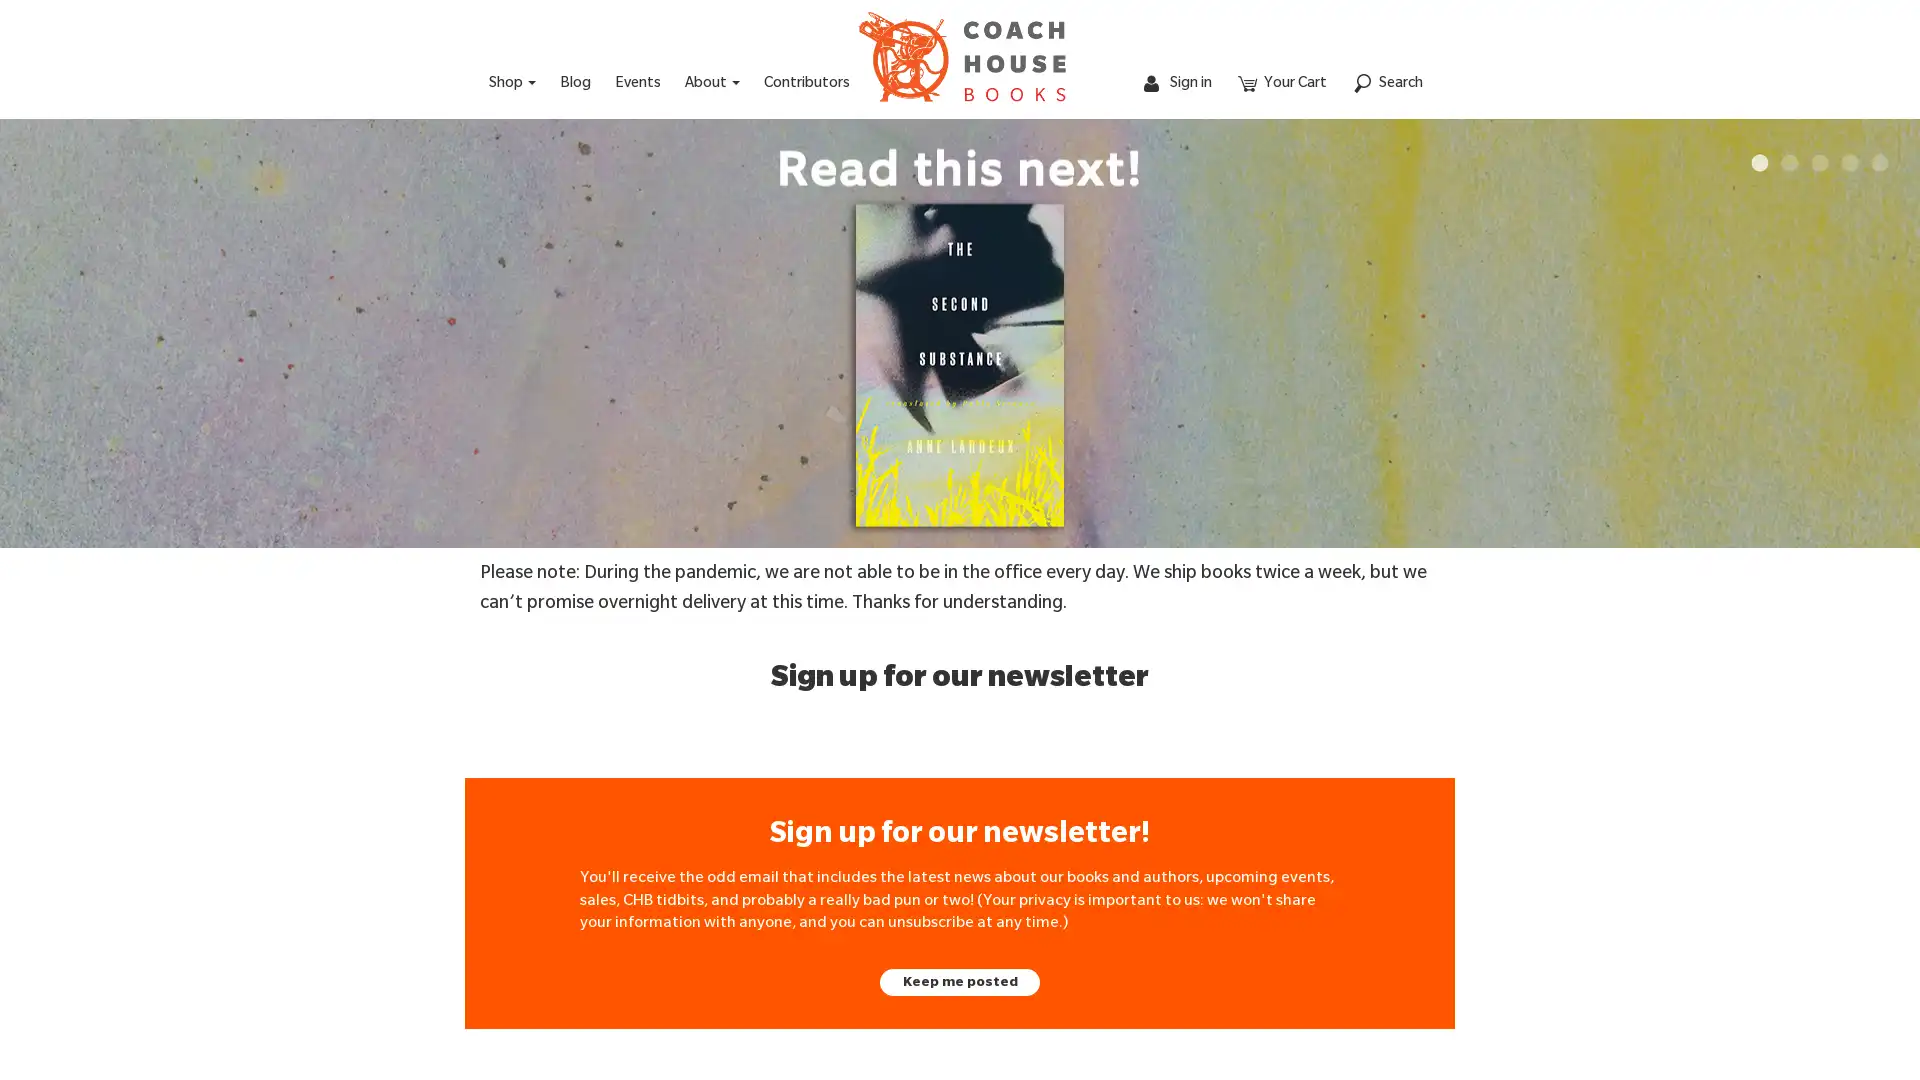 The height and width of the screenshot is (1080, 1920). I want to click on 5, so click(1879, 163).